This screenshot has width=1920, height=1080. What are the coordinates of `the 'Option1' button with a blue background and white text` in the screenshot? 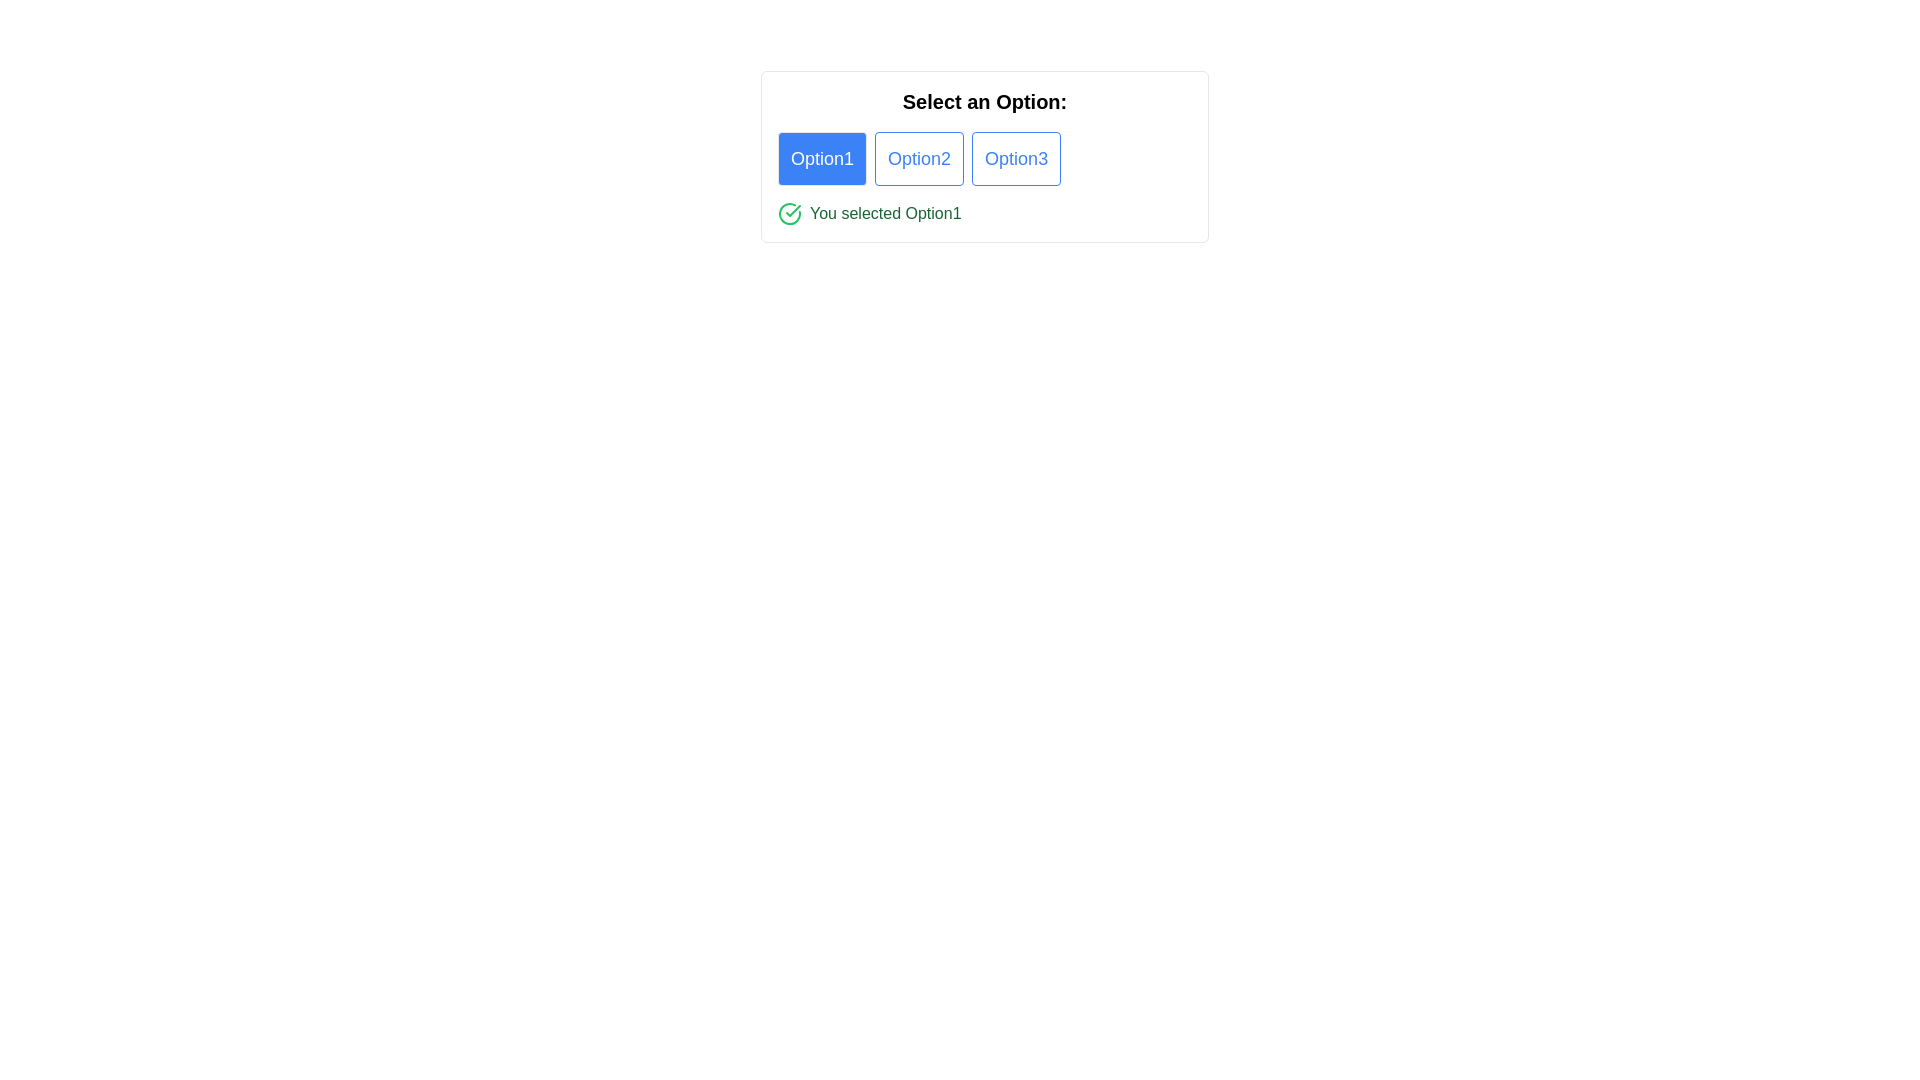 It's located at (822, 157).